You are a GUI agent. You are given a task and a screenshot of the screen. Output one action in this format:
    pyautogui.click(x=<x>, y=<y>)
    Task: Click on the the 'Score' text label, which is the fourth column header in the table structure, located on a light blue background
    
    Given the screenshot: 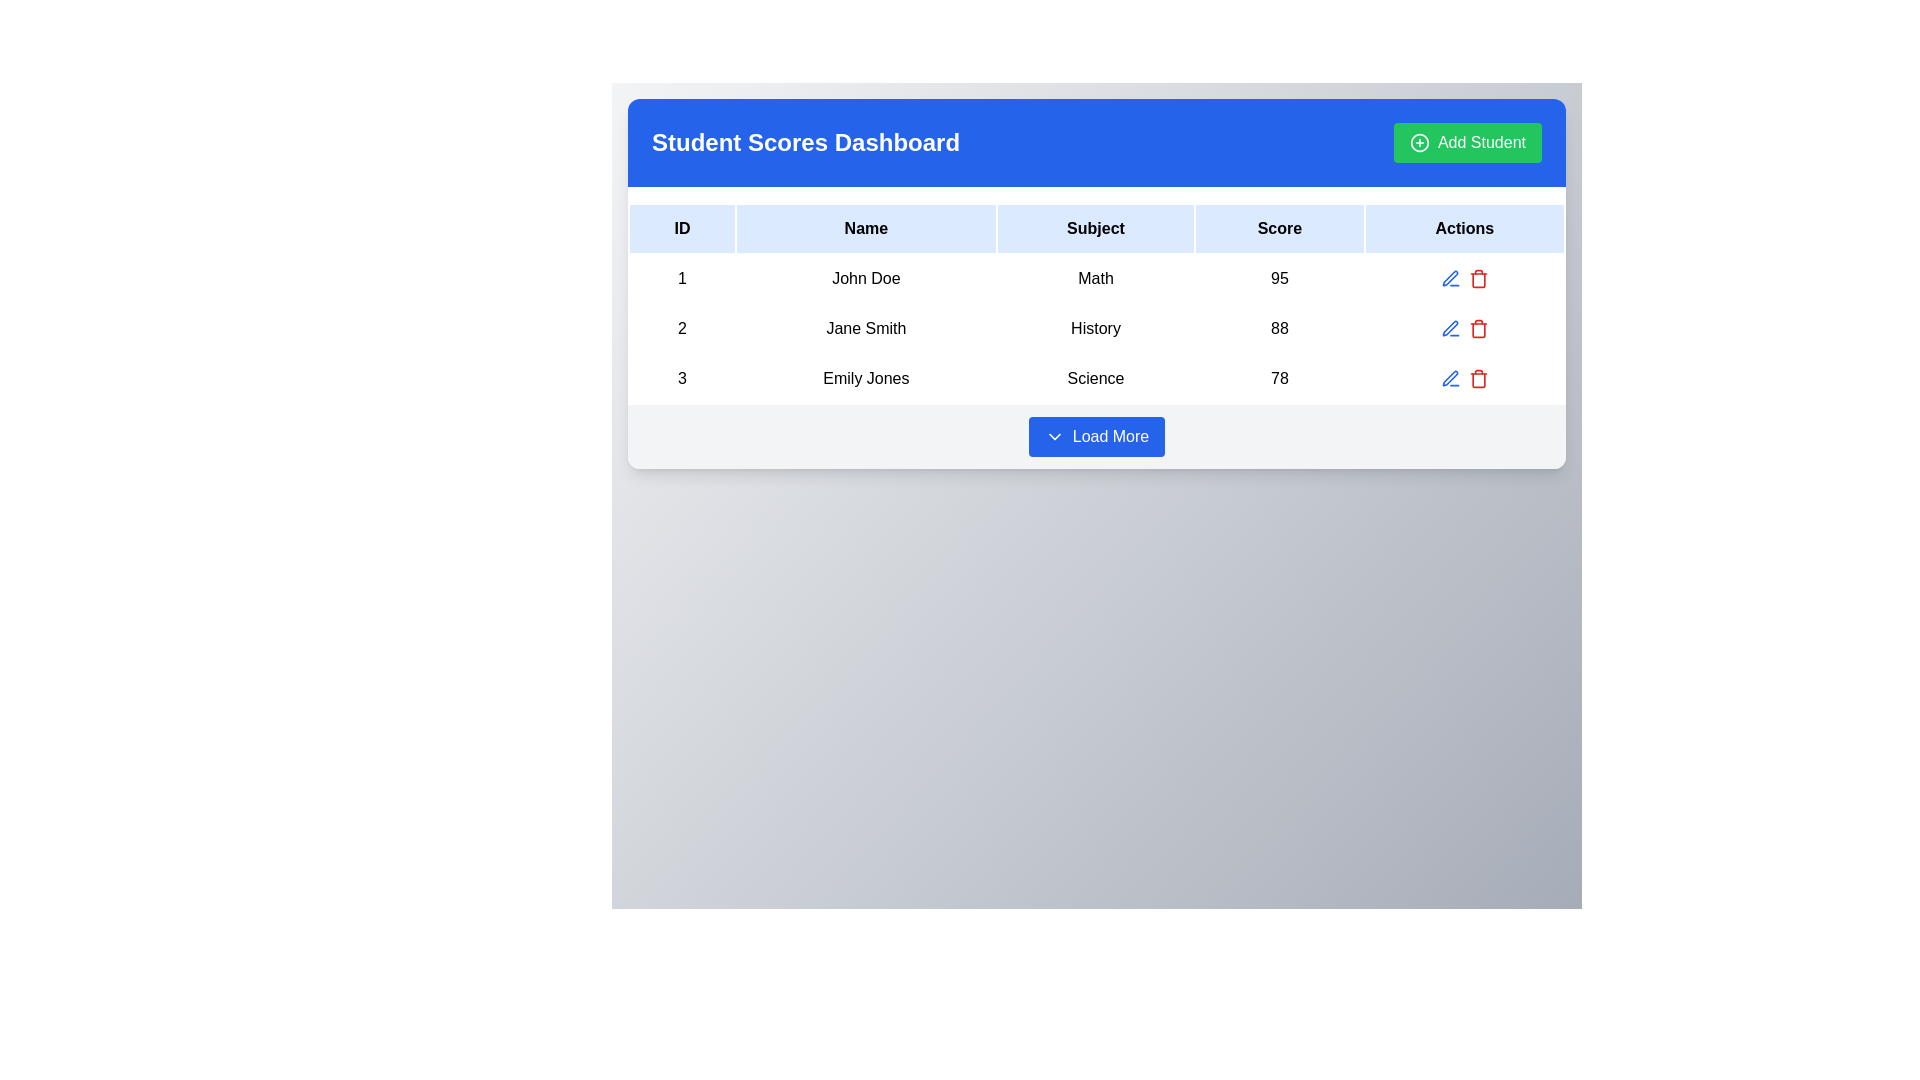 What is the action you would take?
    pyautogui.click(x=1278, y=227)
    